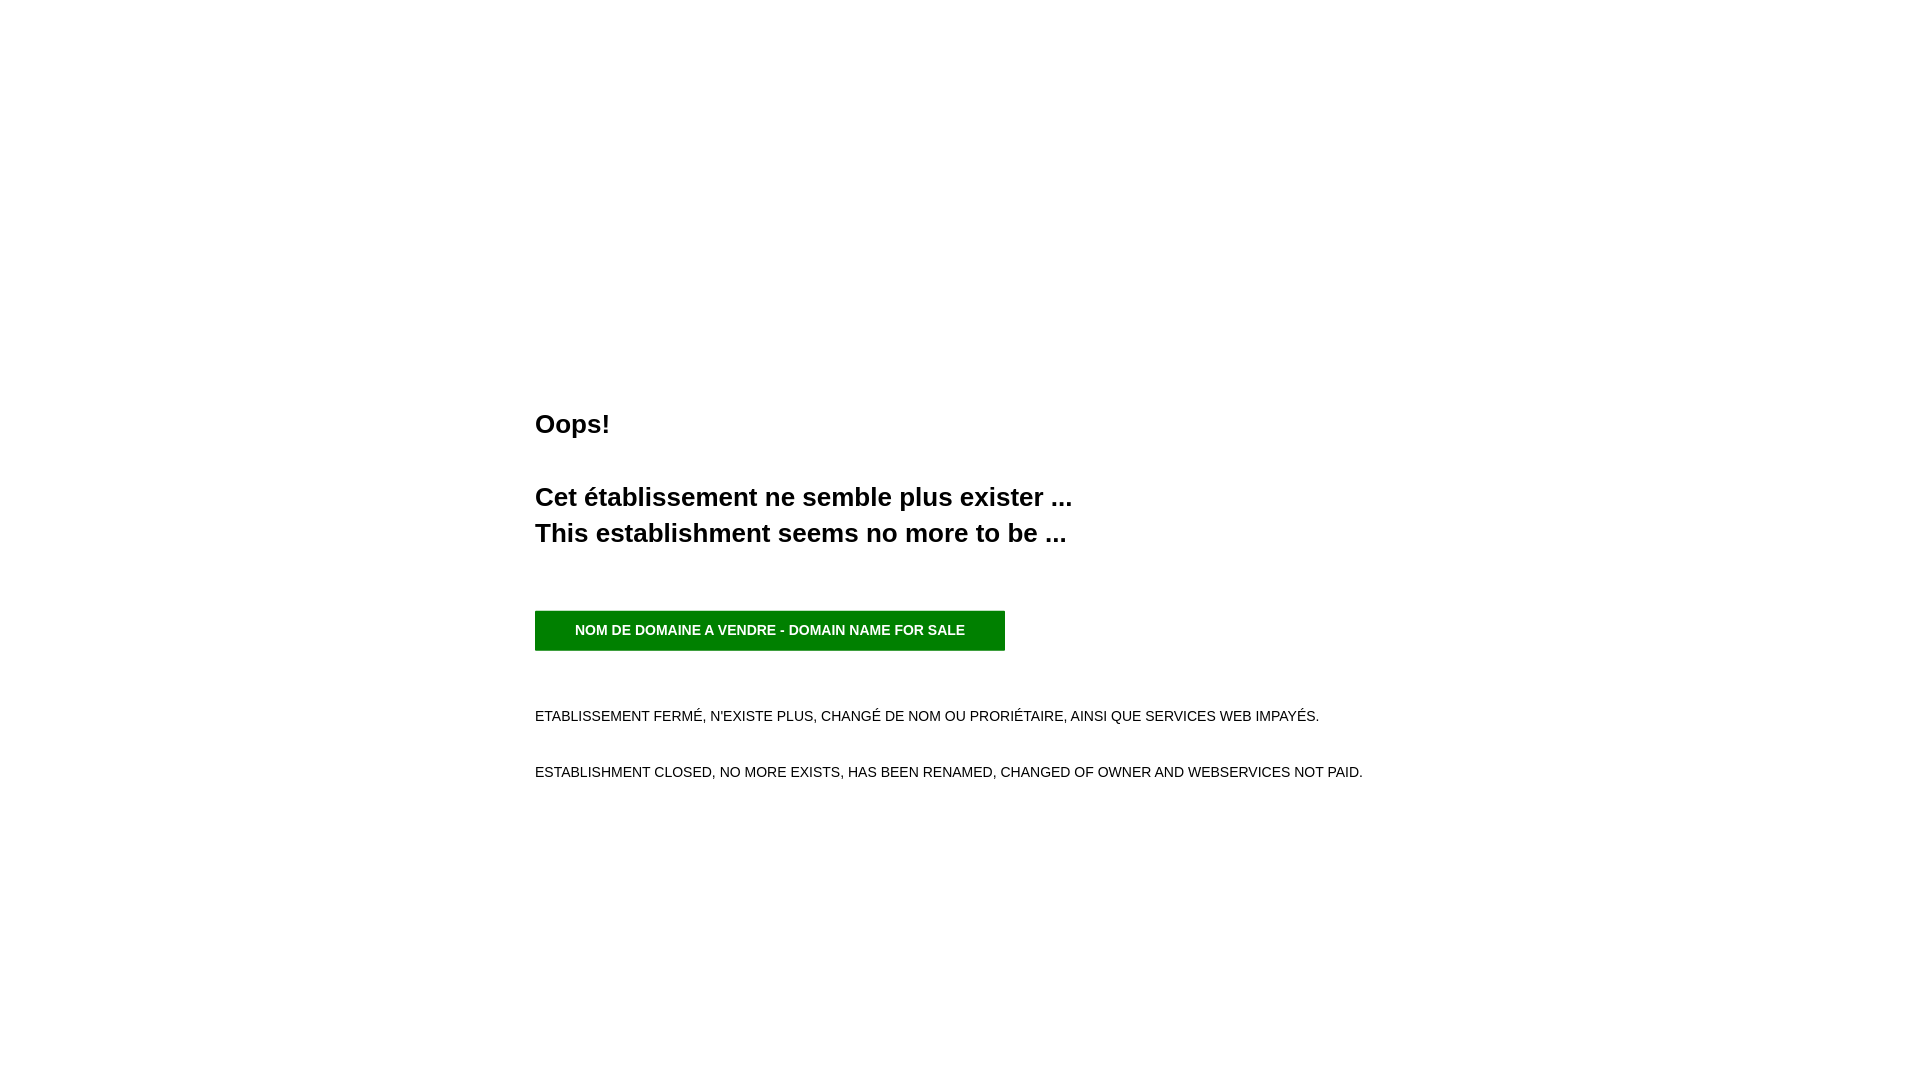 This screenshot has height=1080, width=1920. I want to click on 'NOM DE DOMAINE A VENDRE - DOMAIN NAME FOR SALE', so click(768, 631).